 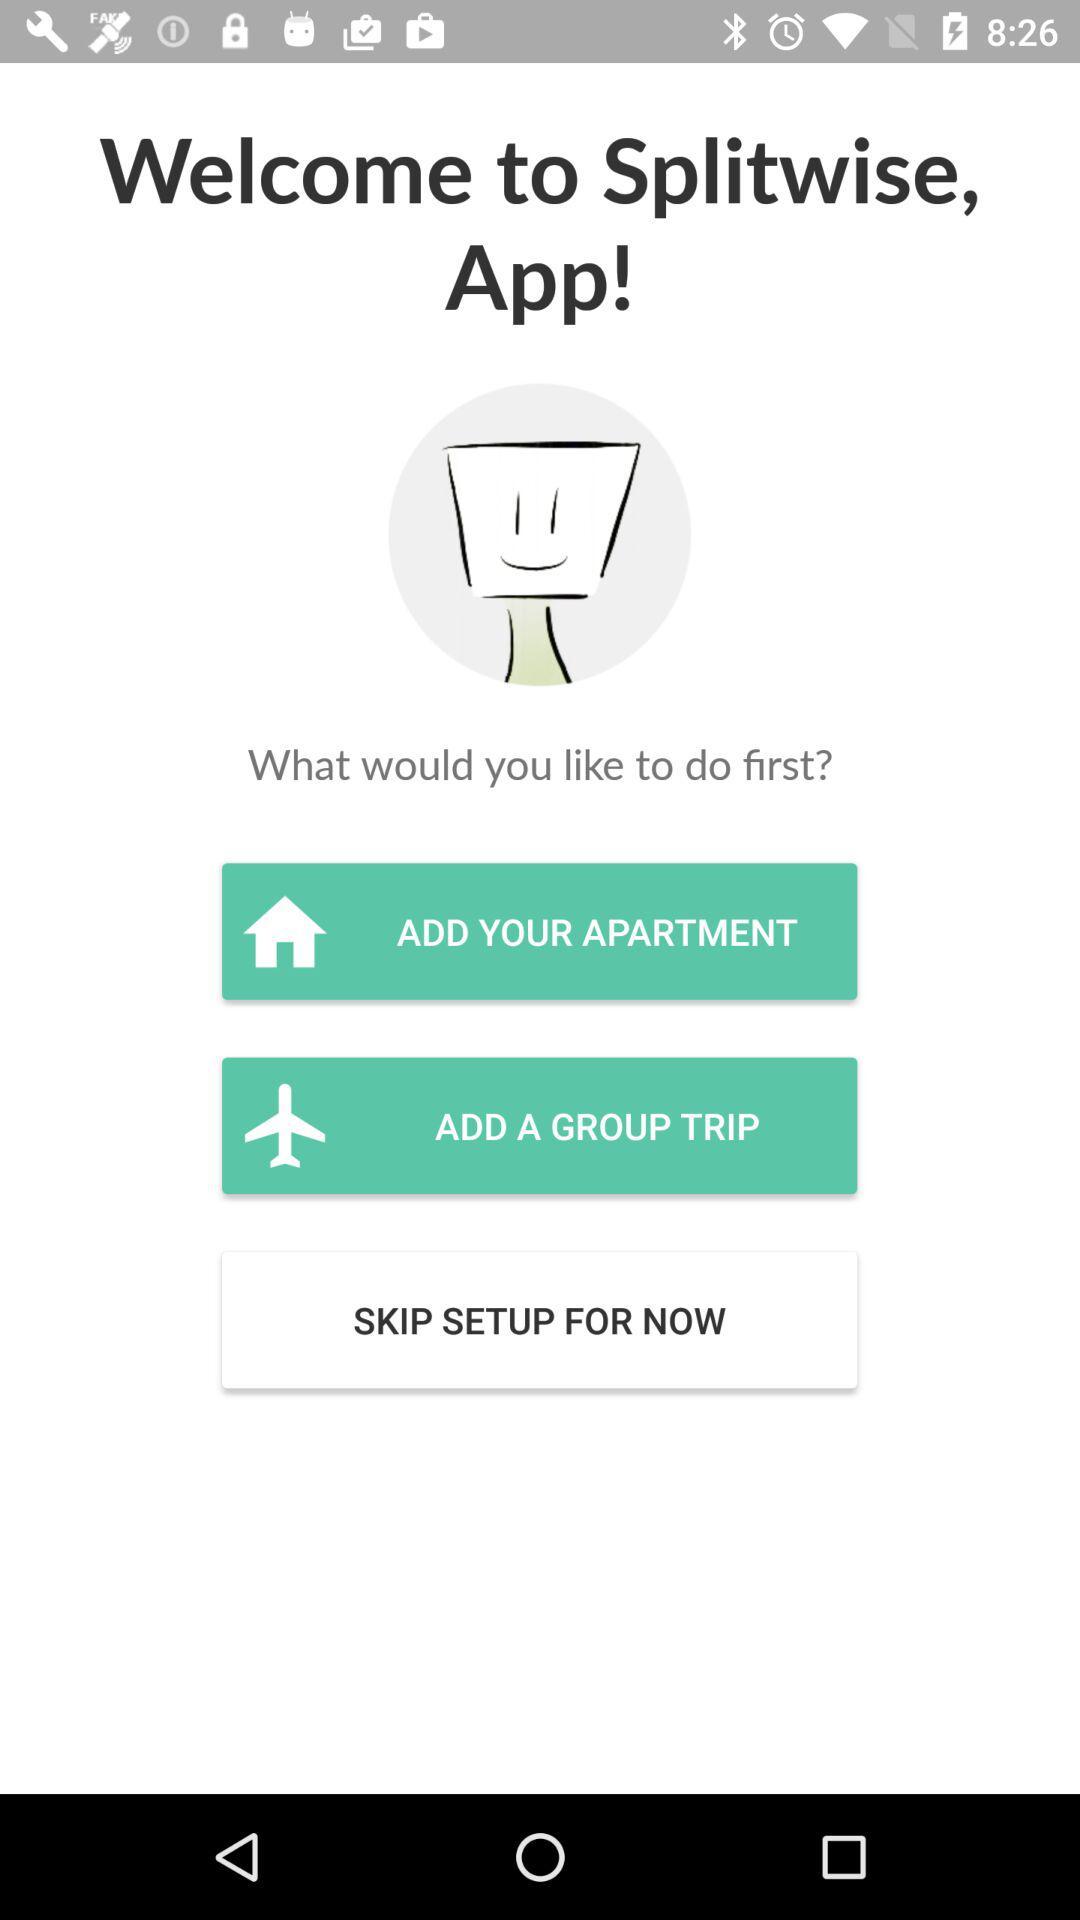 I want to click on the add a group, so click(x=538, y=1125).